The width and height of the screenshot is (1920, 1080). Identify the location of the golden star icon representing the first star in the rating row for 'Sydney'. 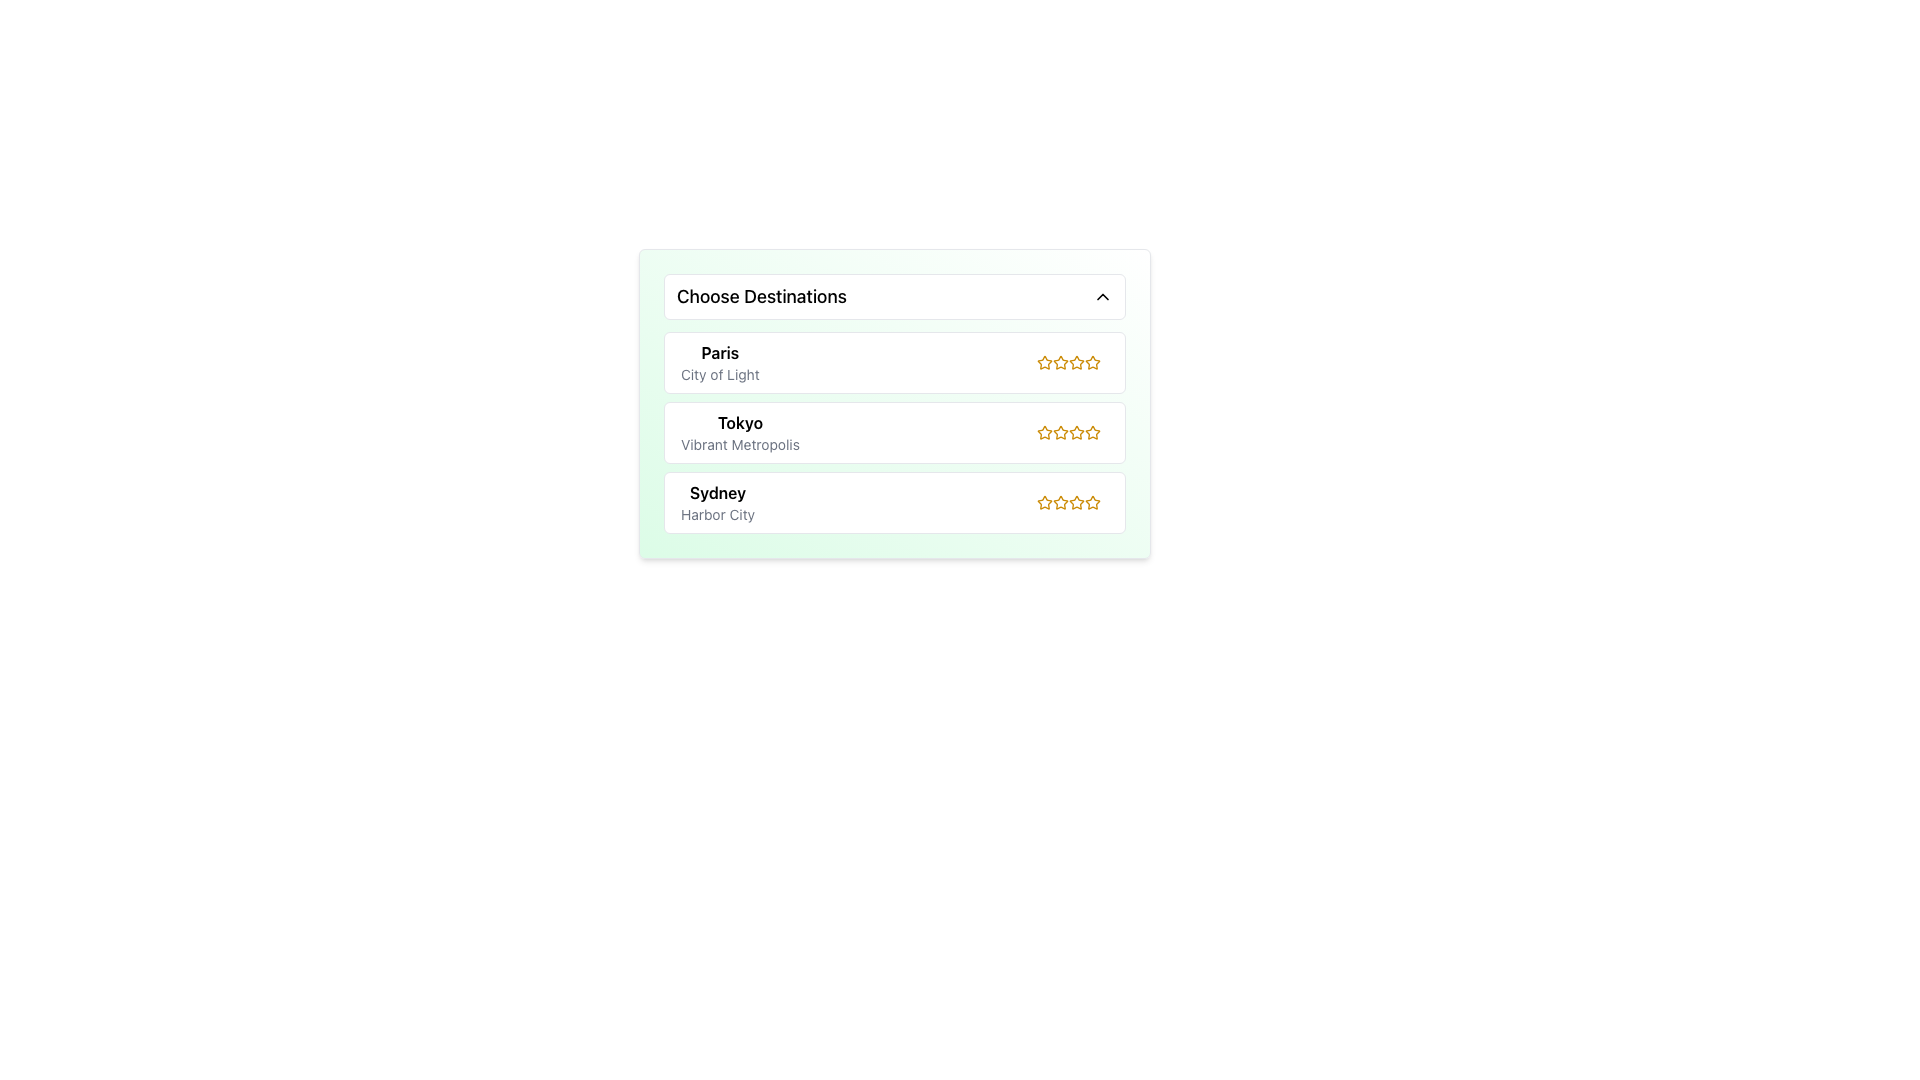
(1044, 501).